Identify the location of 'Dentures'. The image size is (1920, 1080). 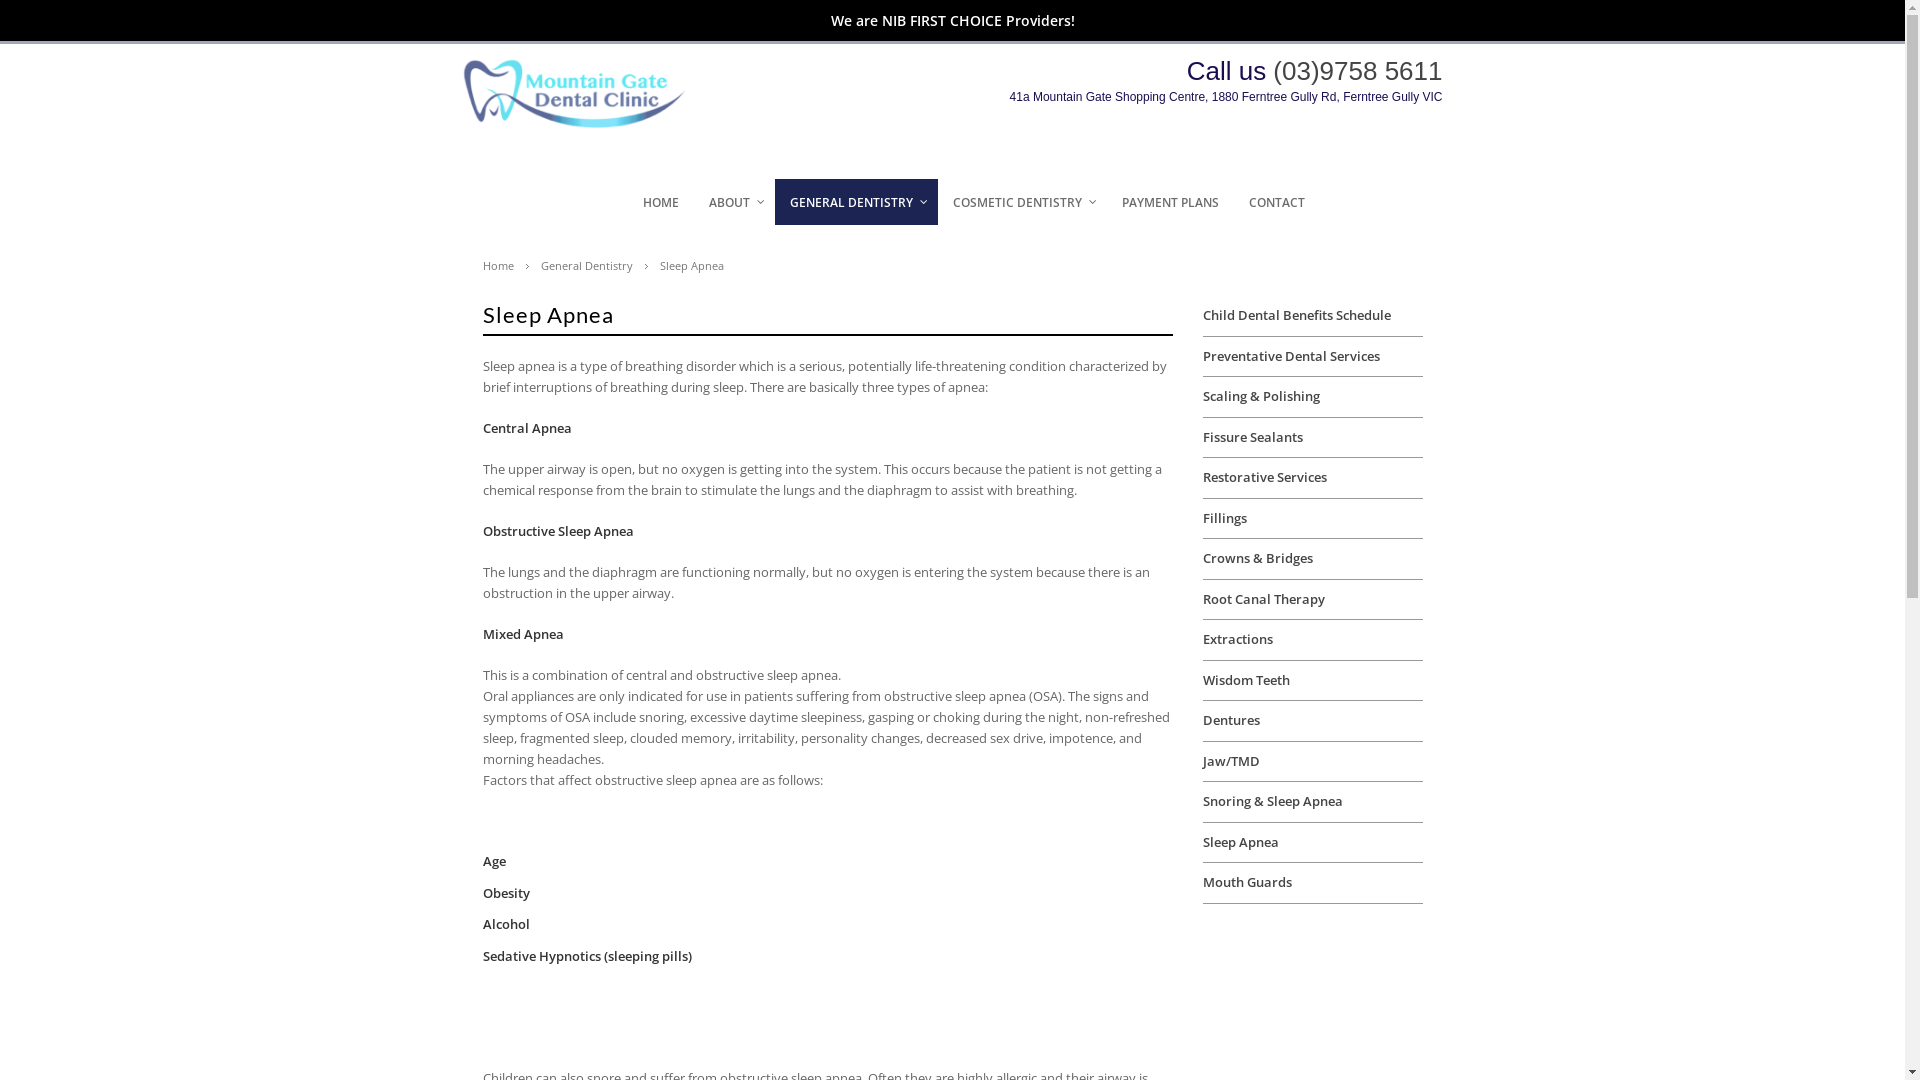
(1229, 720).